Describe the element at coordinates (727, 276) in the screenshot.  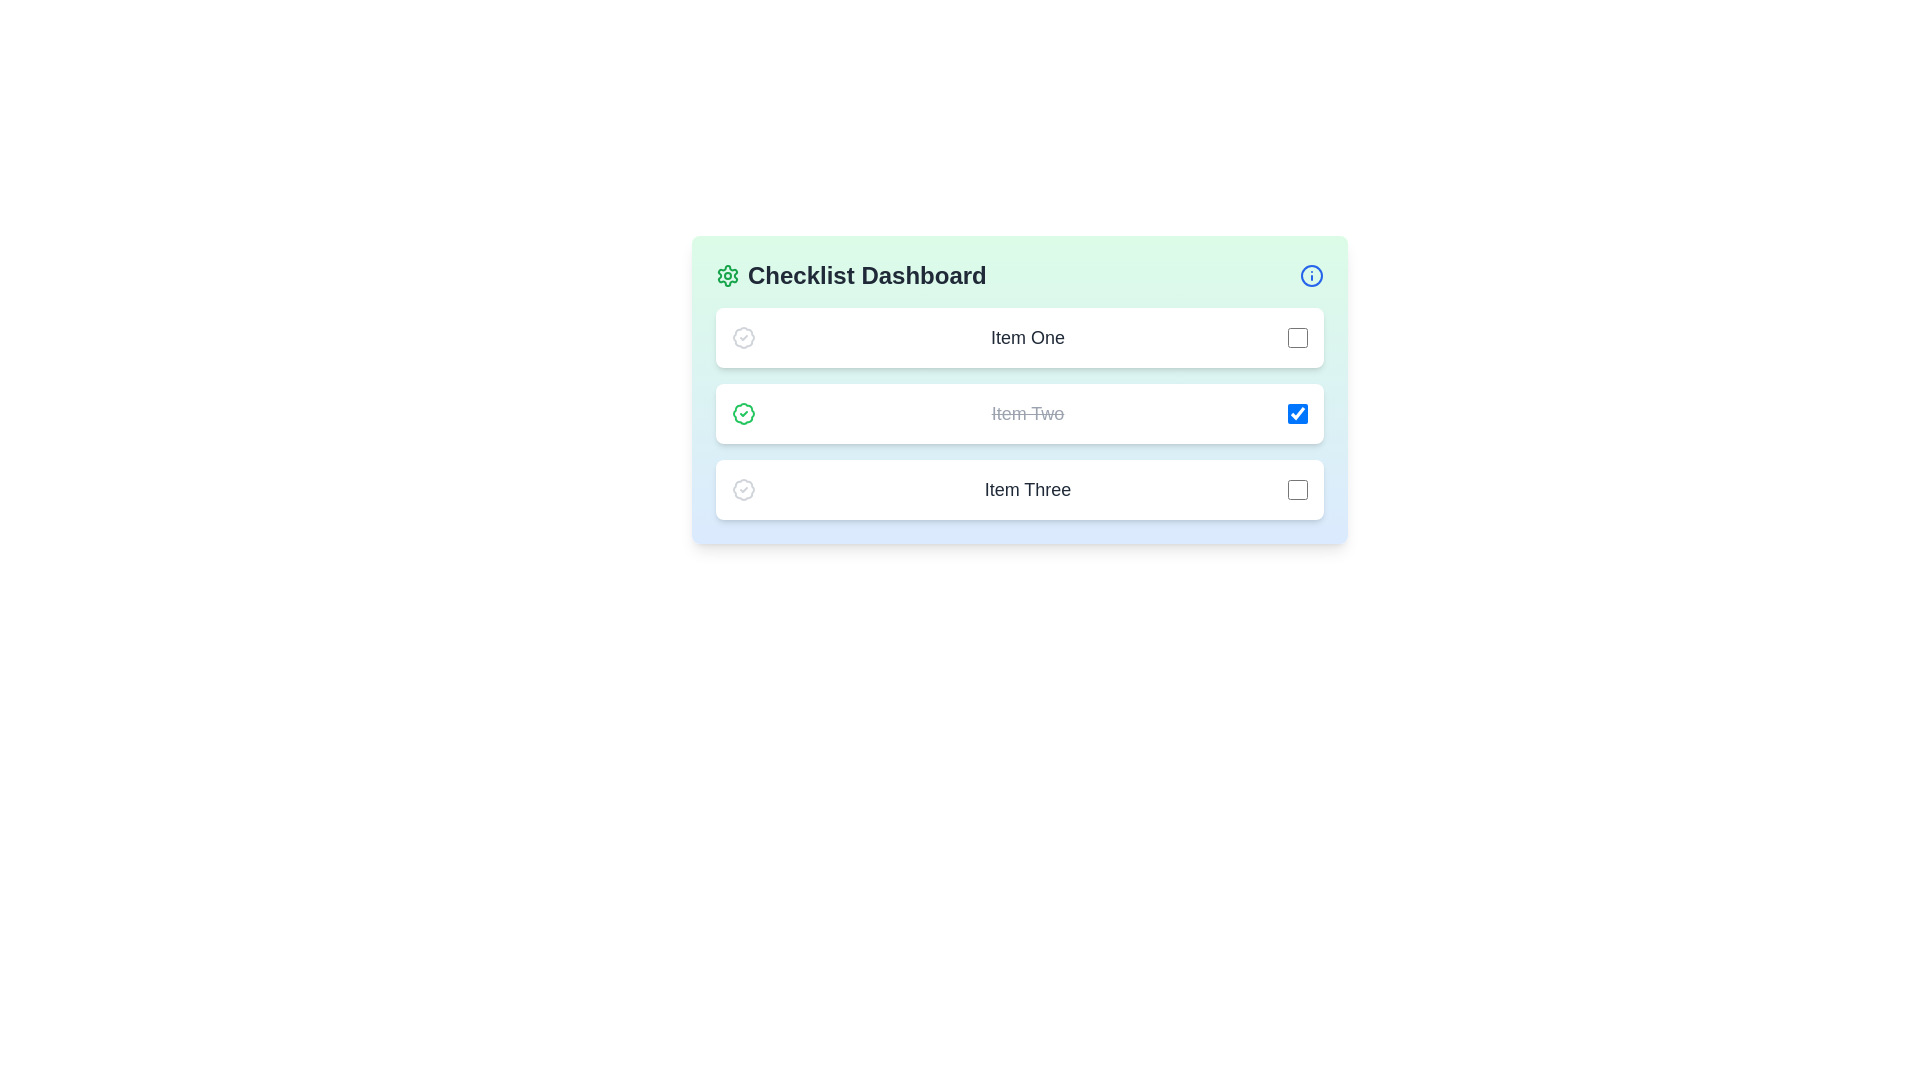
I see `the settings icon located immediately to the left of the 'Checklist Dashboard' text at the top of the interface` at that location.